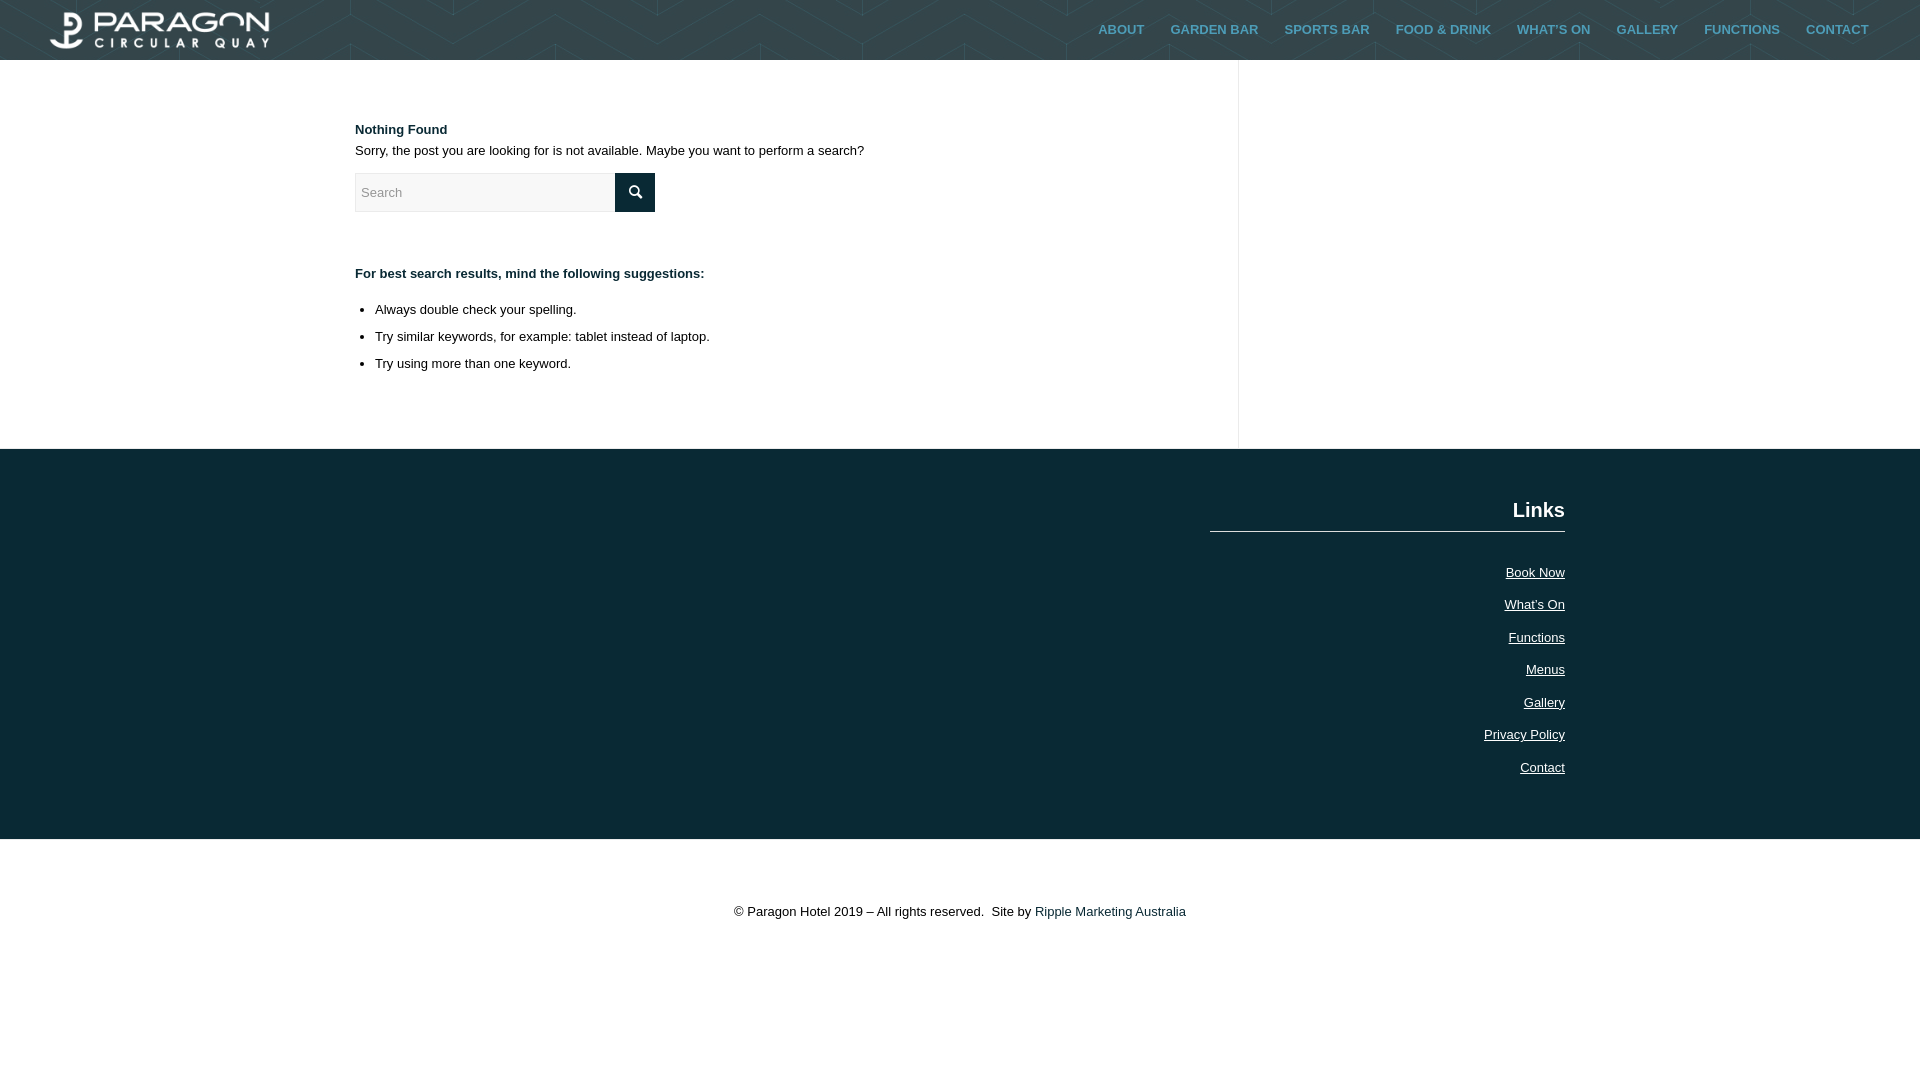  I want to click on 'Gallery', so click(1543, 701).